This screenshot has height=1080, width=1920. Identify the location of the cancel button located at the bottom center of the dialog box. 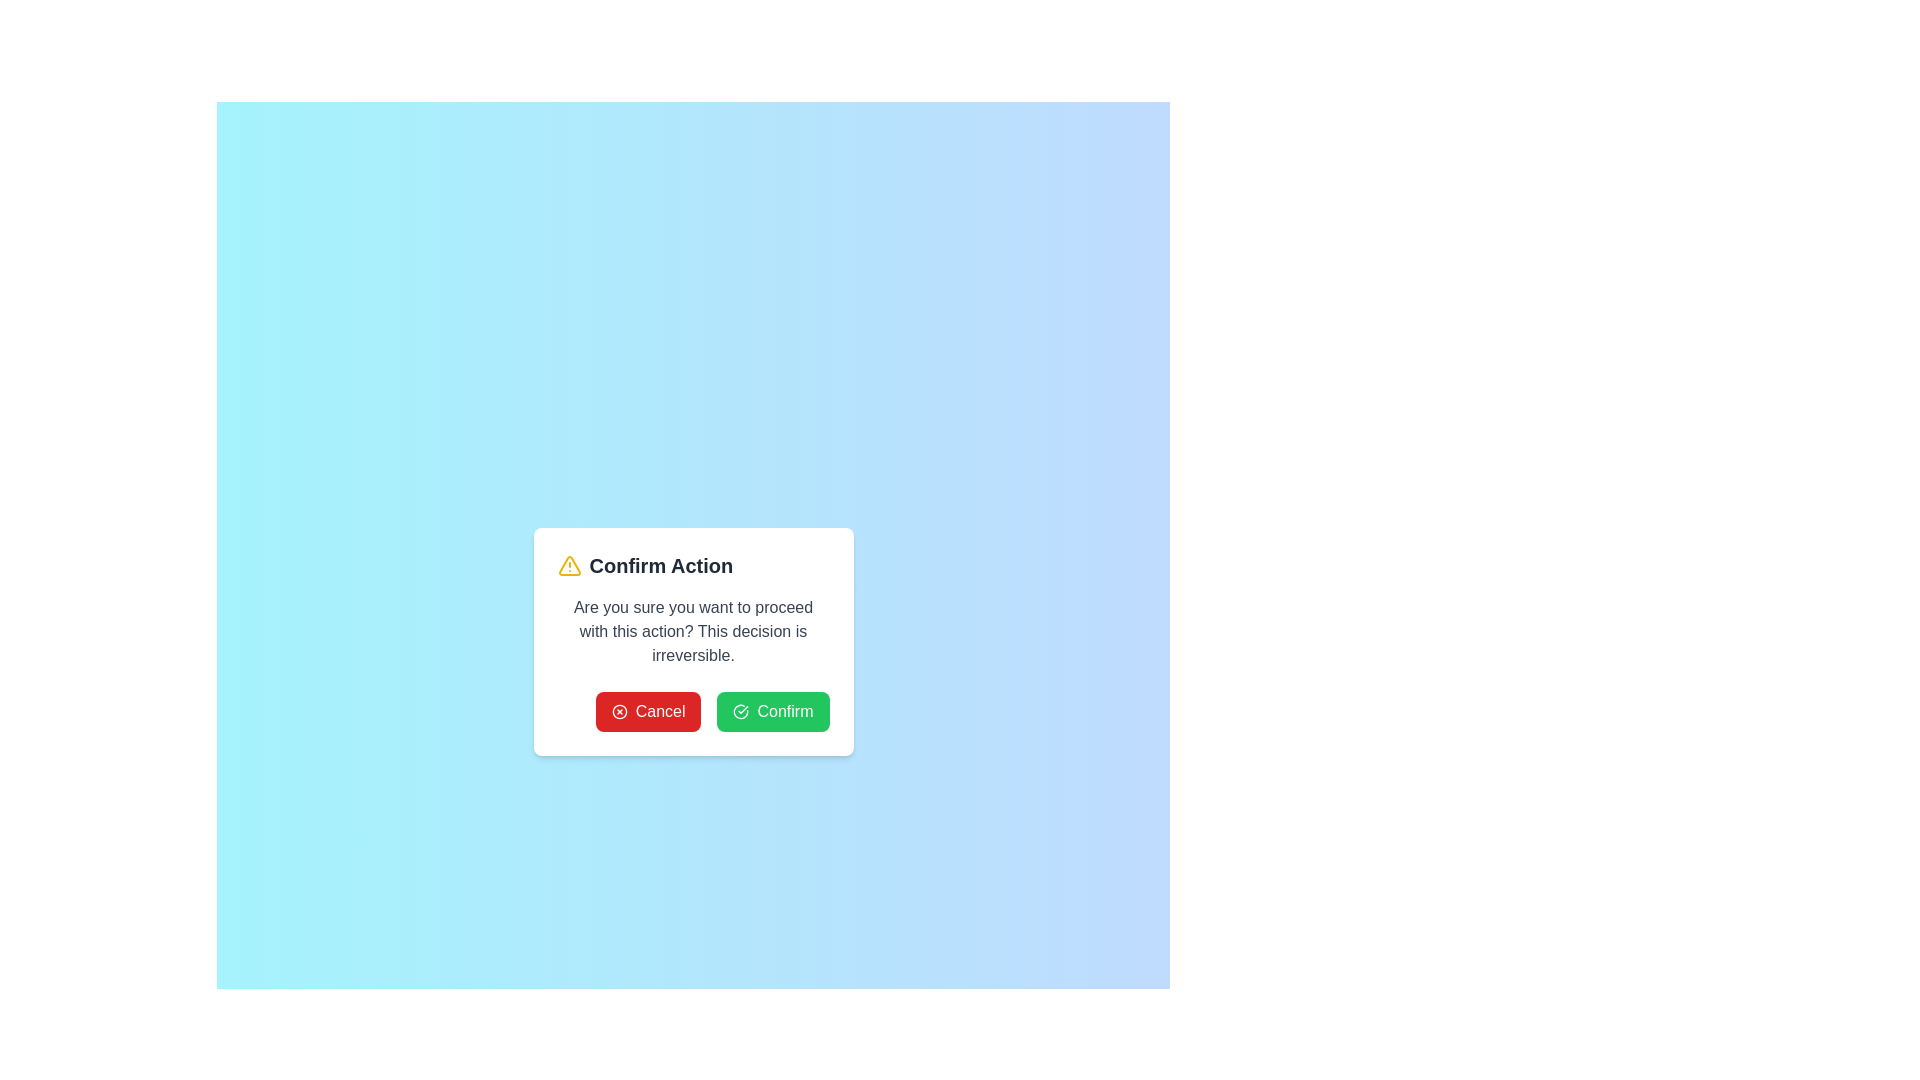
(648, 711).